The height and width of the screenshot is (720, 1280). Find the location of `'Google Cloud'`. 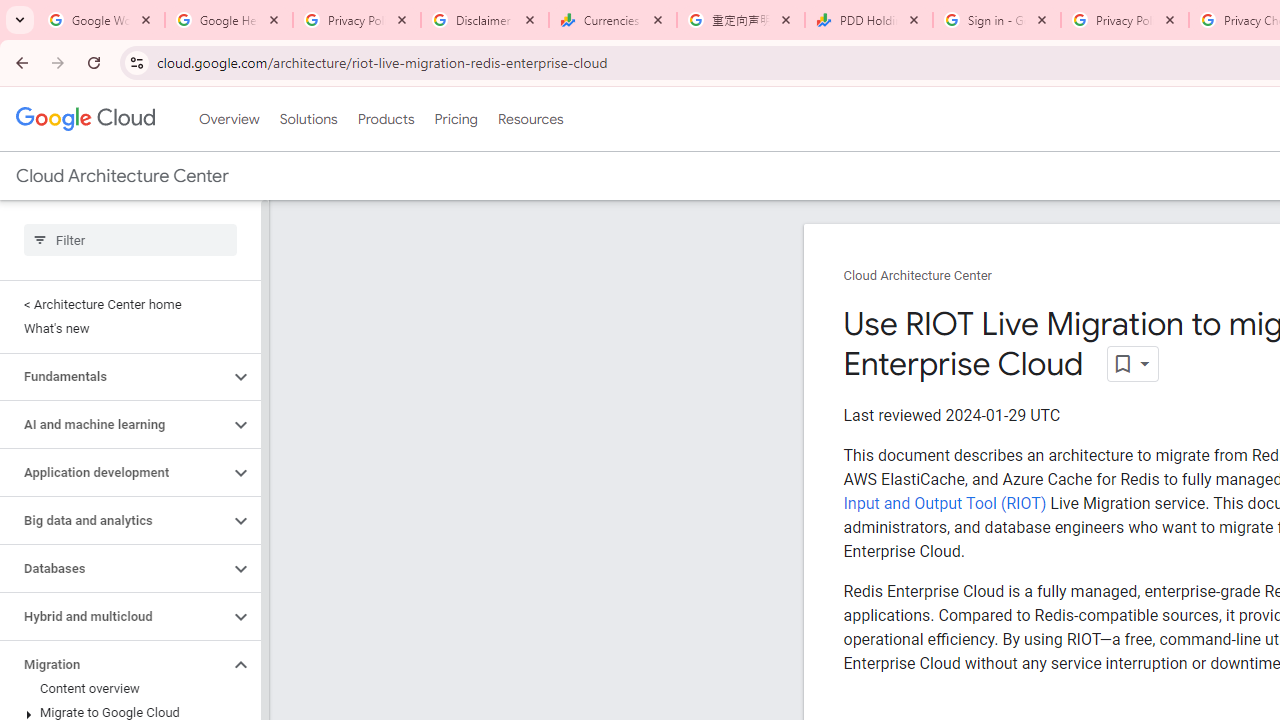

'Google Cloud' is located at coordinates (84, 119).